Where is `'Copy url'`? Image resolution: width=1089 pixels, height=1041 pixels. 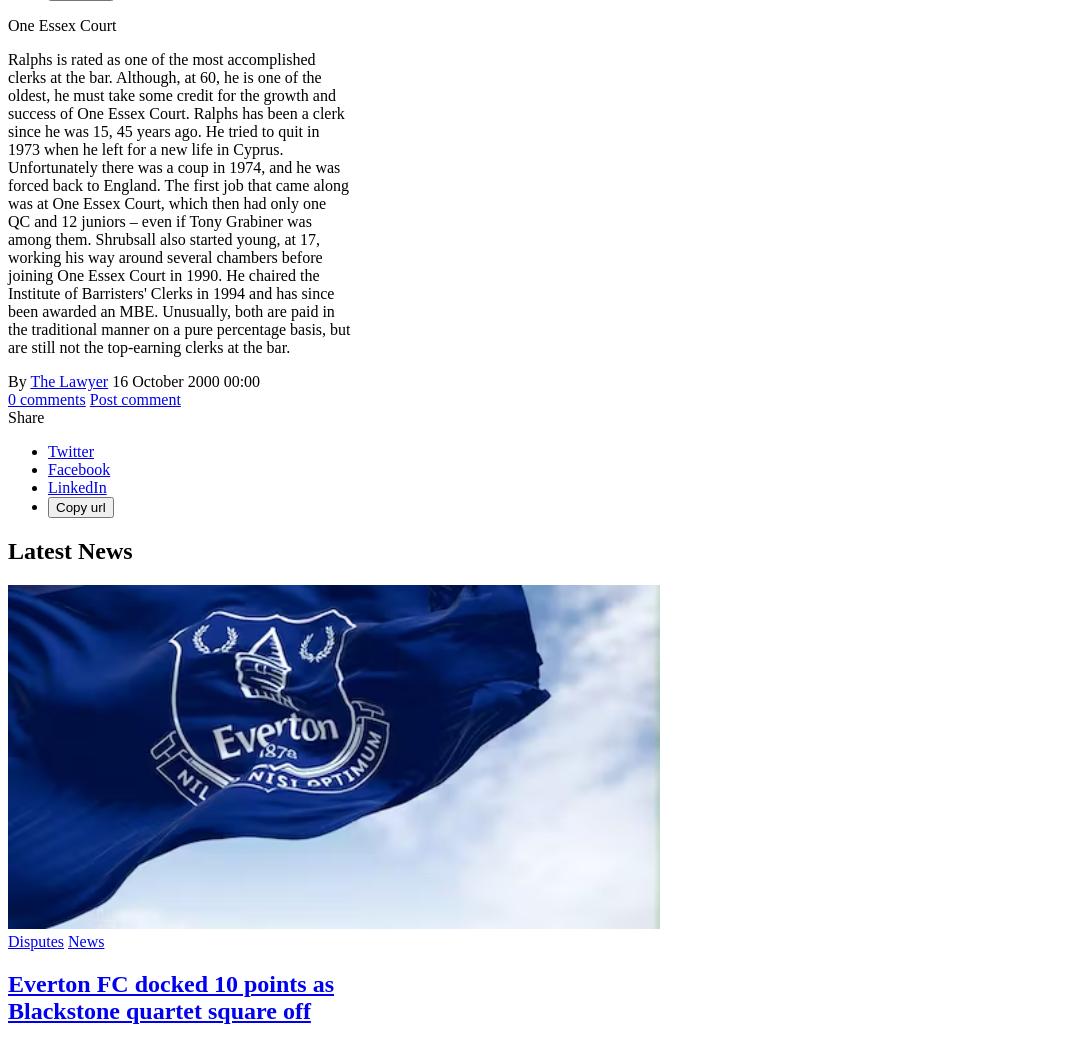
'Copy url' is located at coordinates (80, 506).